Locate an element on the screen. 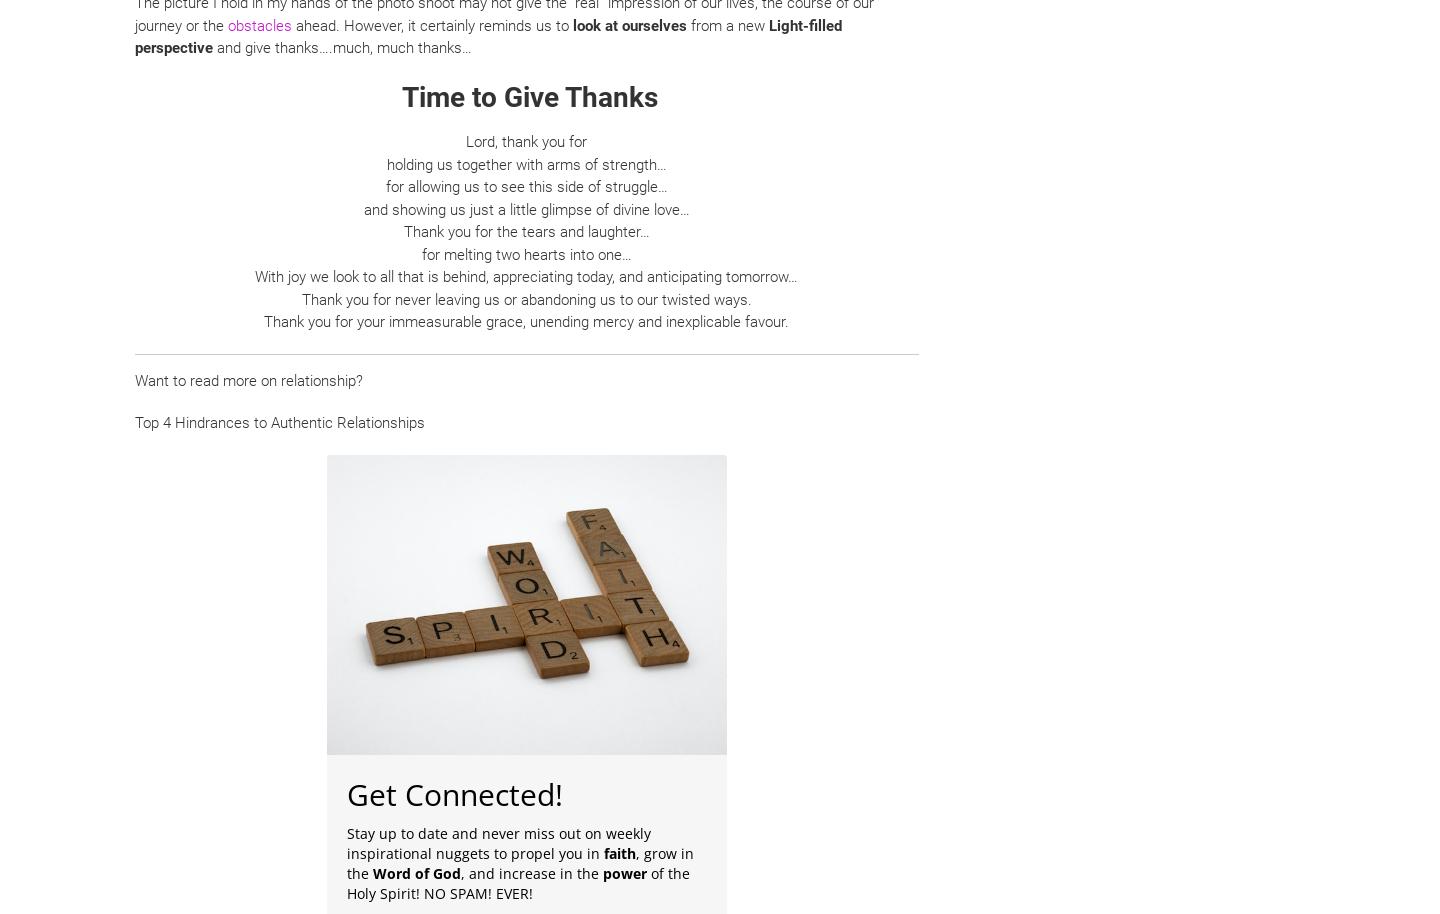 This screenshot has height=914, width=1440. 'Top 4 Hindrances to Authentic Relationships' is located at coordinates (278, 421).